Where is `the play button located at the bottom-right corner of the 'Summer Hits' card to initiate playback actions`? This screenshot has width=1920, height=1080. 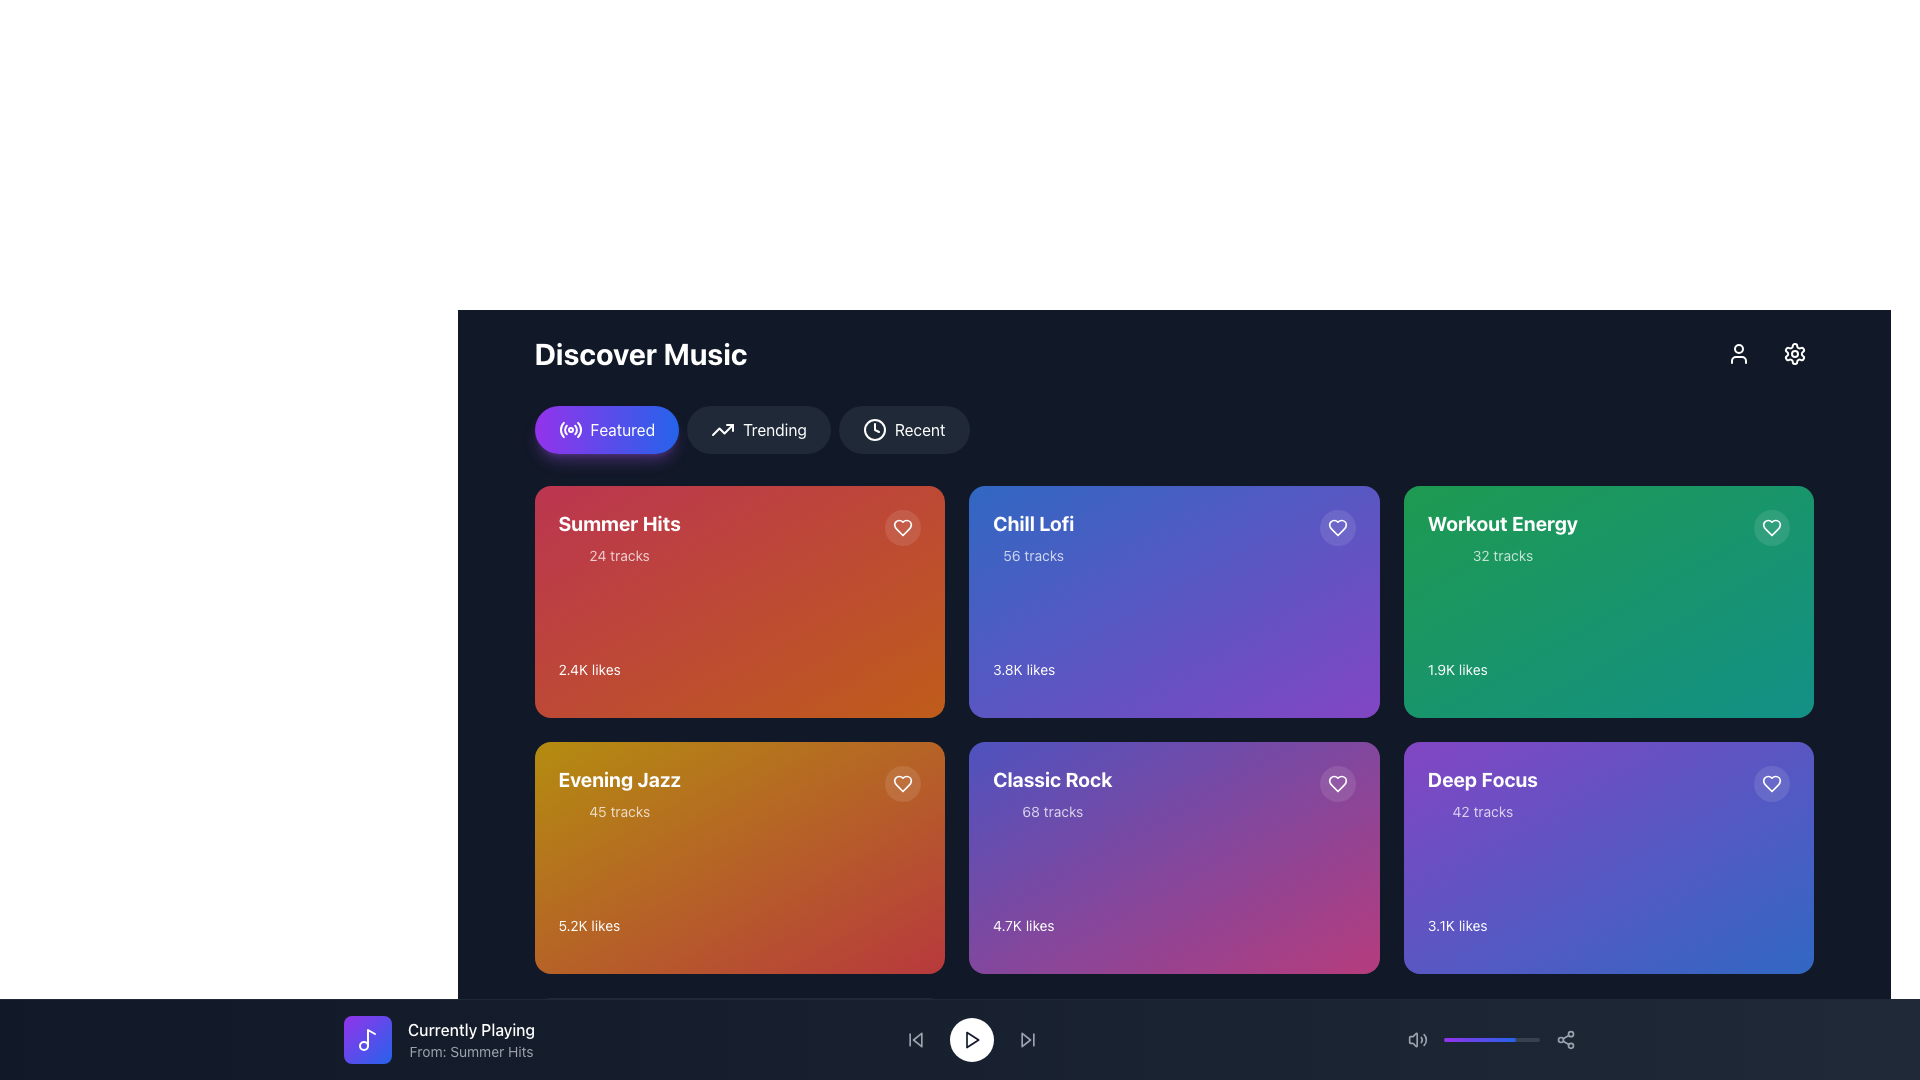 the play button located at the bottom-right corner of the 'Summer Hits' card to initiate playback actions is located at coordinates (897, 701).